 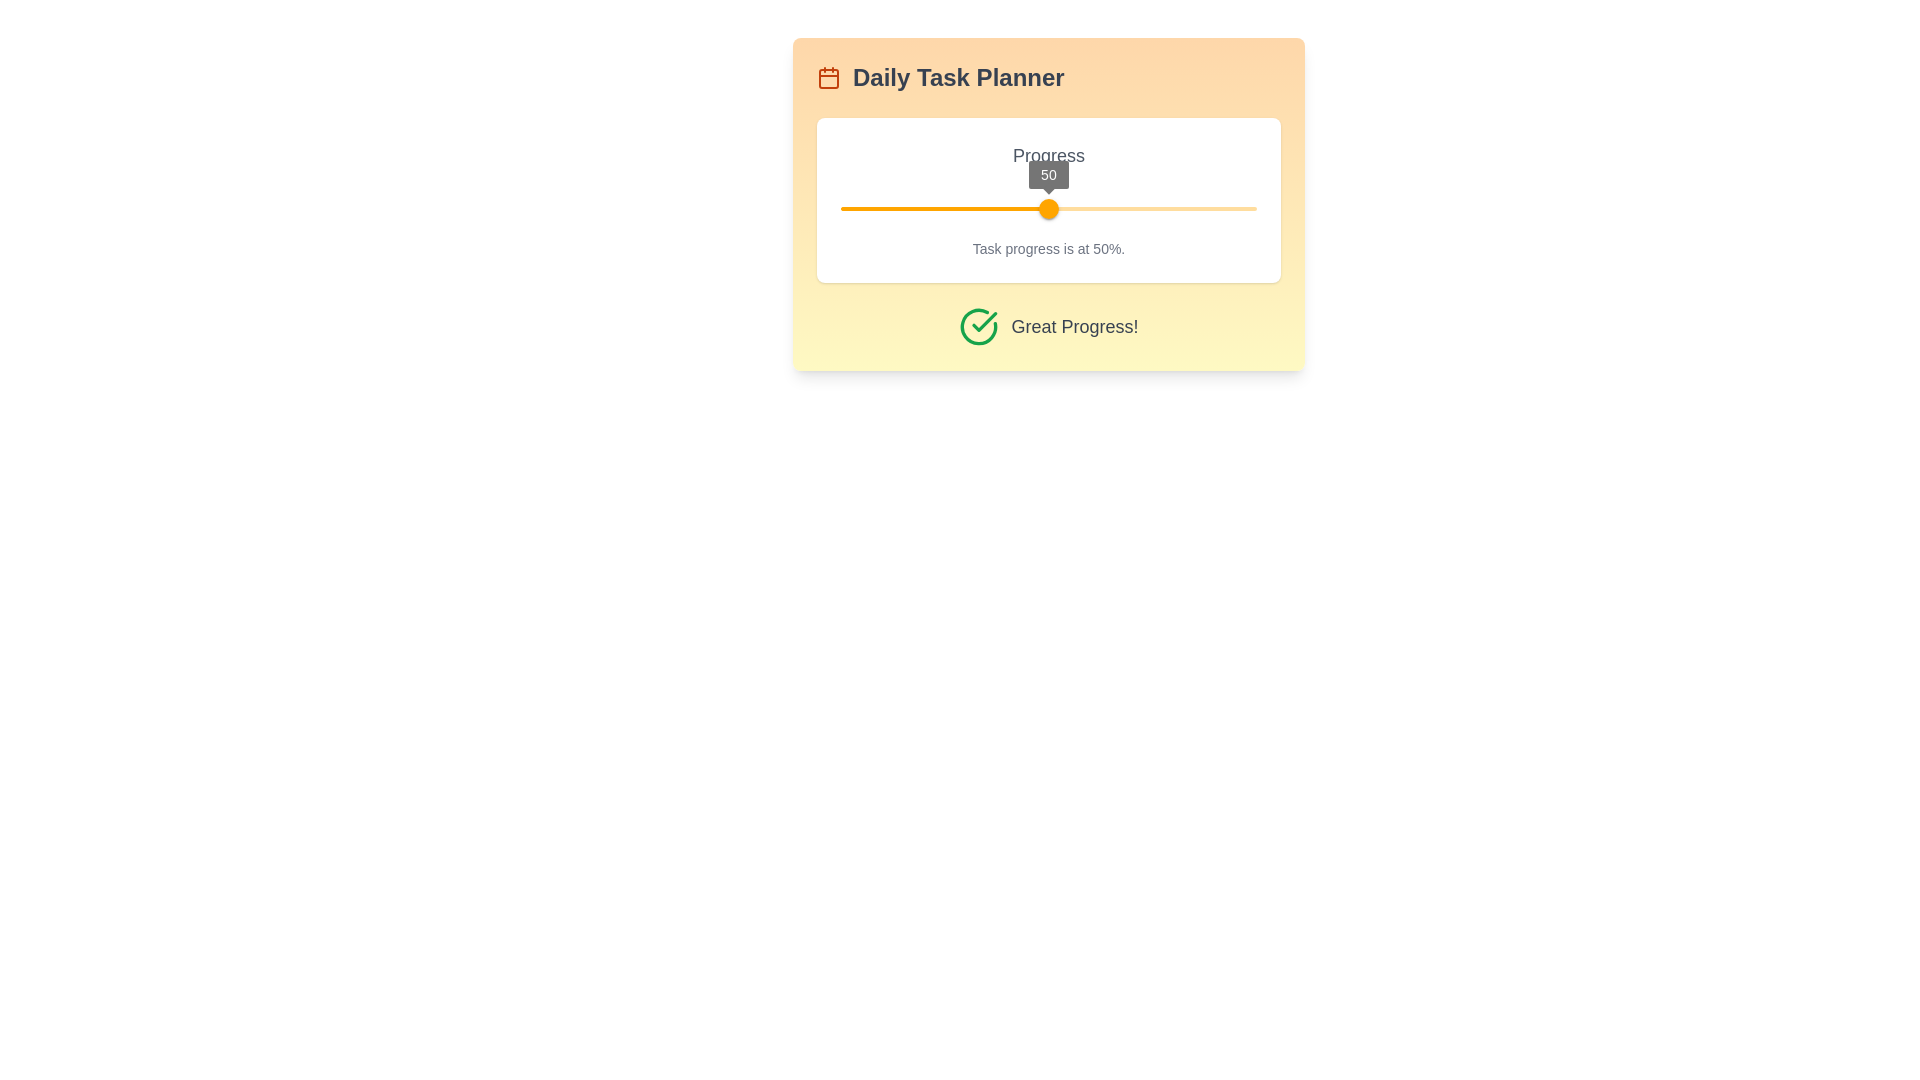 What do you see at coordinates (1048, 208) in the screenshot?
I see `the slider's value` at bounding box center [1048, 208].